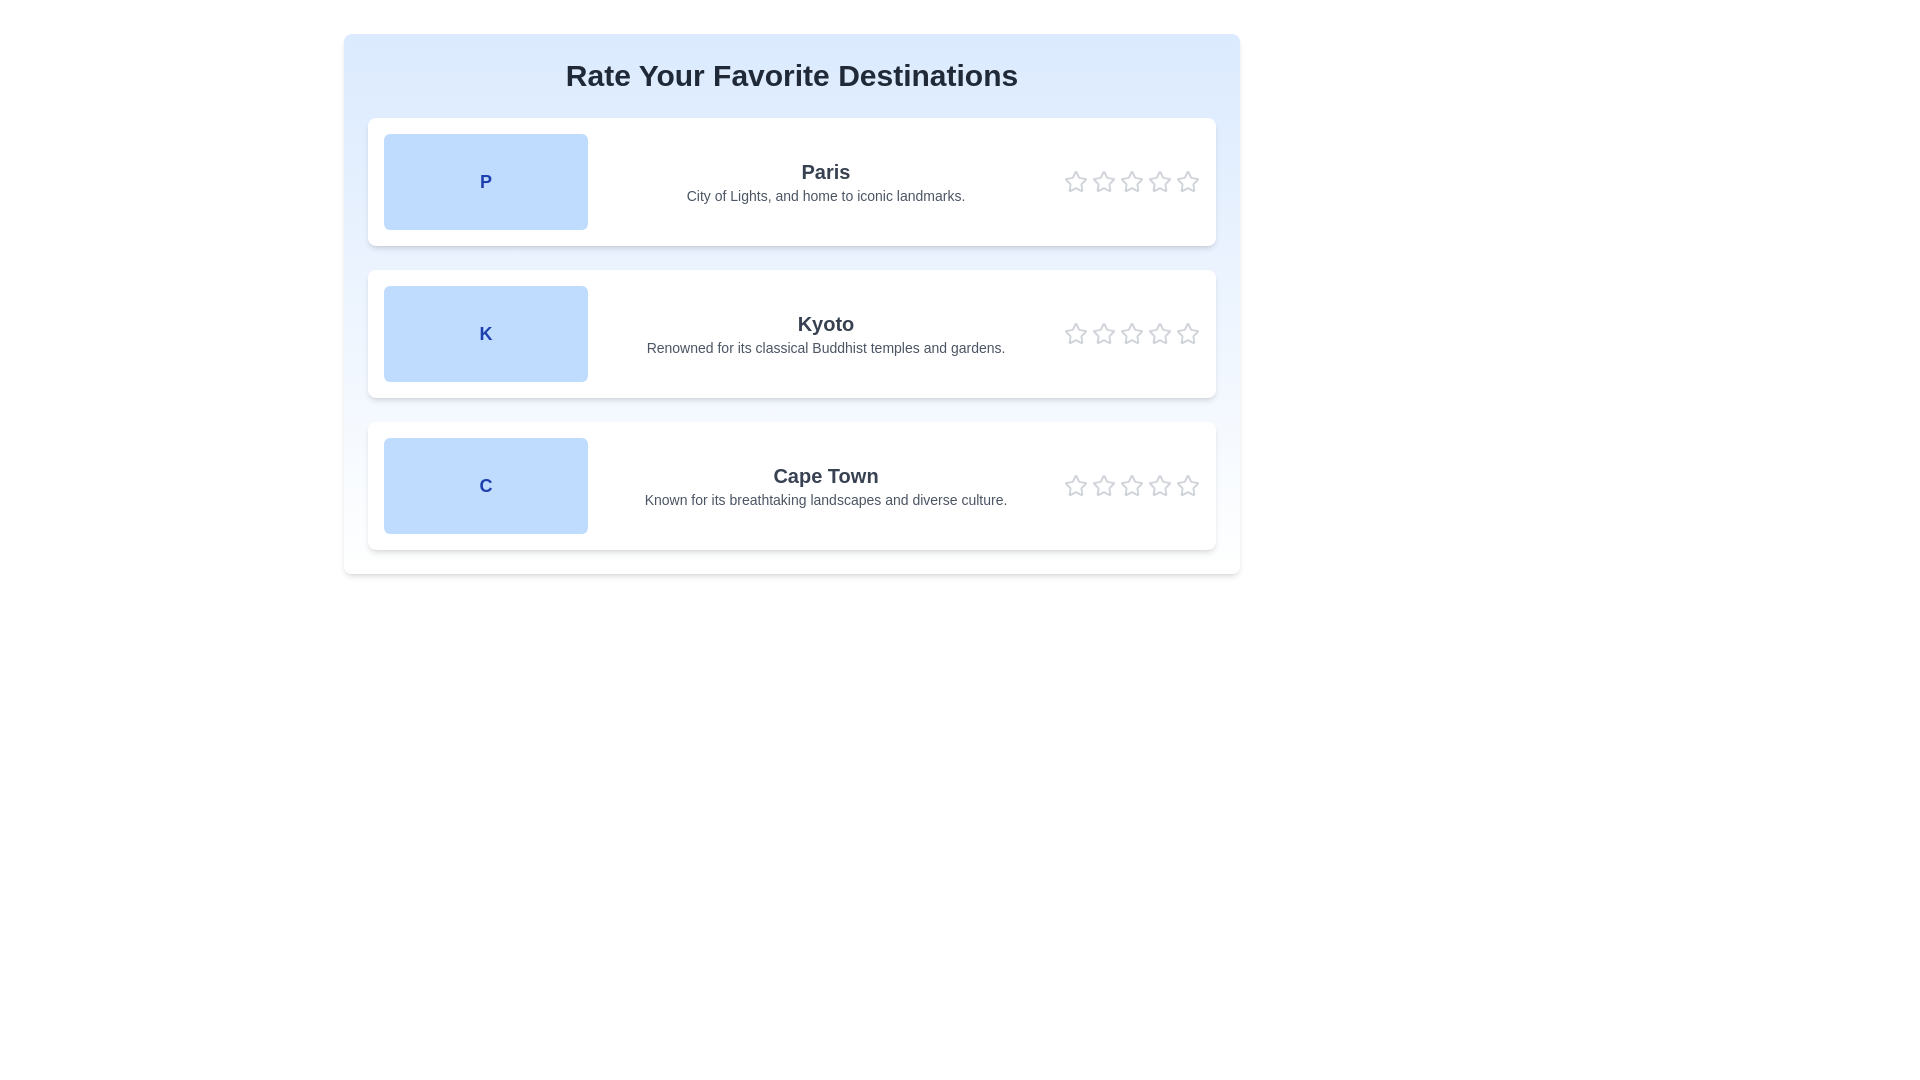 This screenshot has width=1920, height=1080. I want to click on the first hollow gray star in the Cape Town rating section, so click(1074, 486).